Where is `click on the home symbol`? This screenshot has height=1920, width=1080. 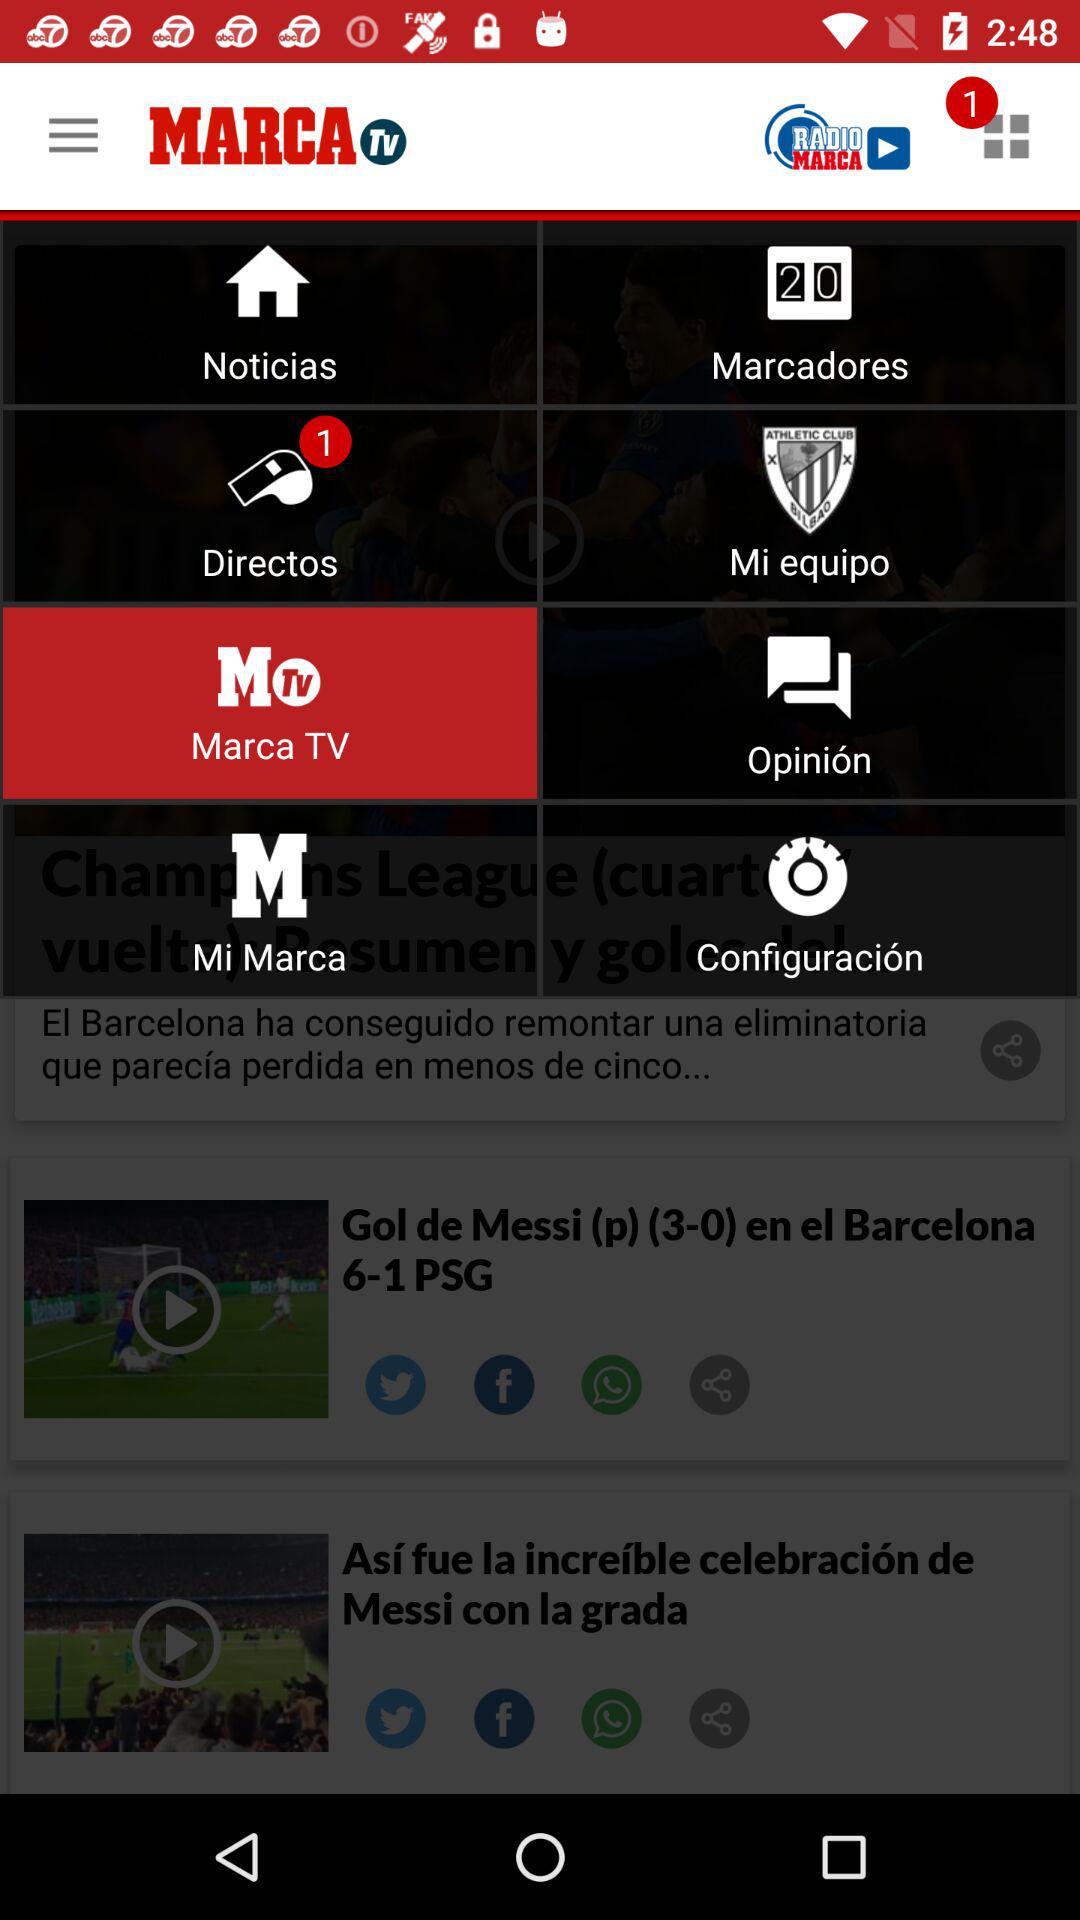 click on the home symbol is located at coordinates (270, 307).